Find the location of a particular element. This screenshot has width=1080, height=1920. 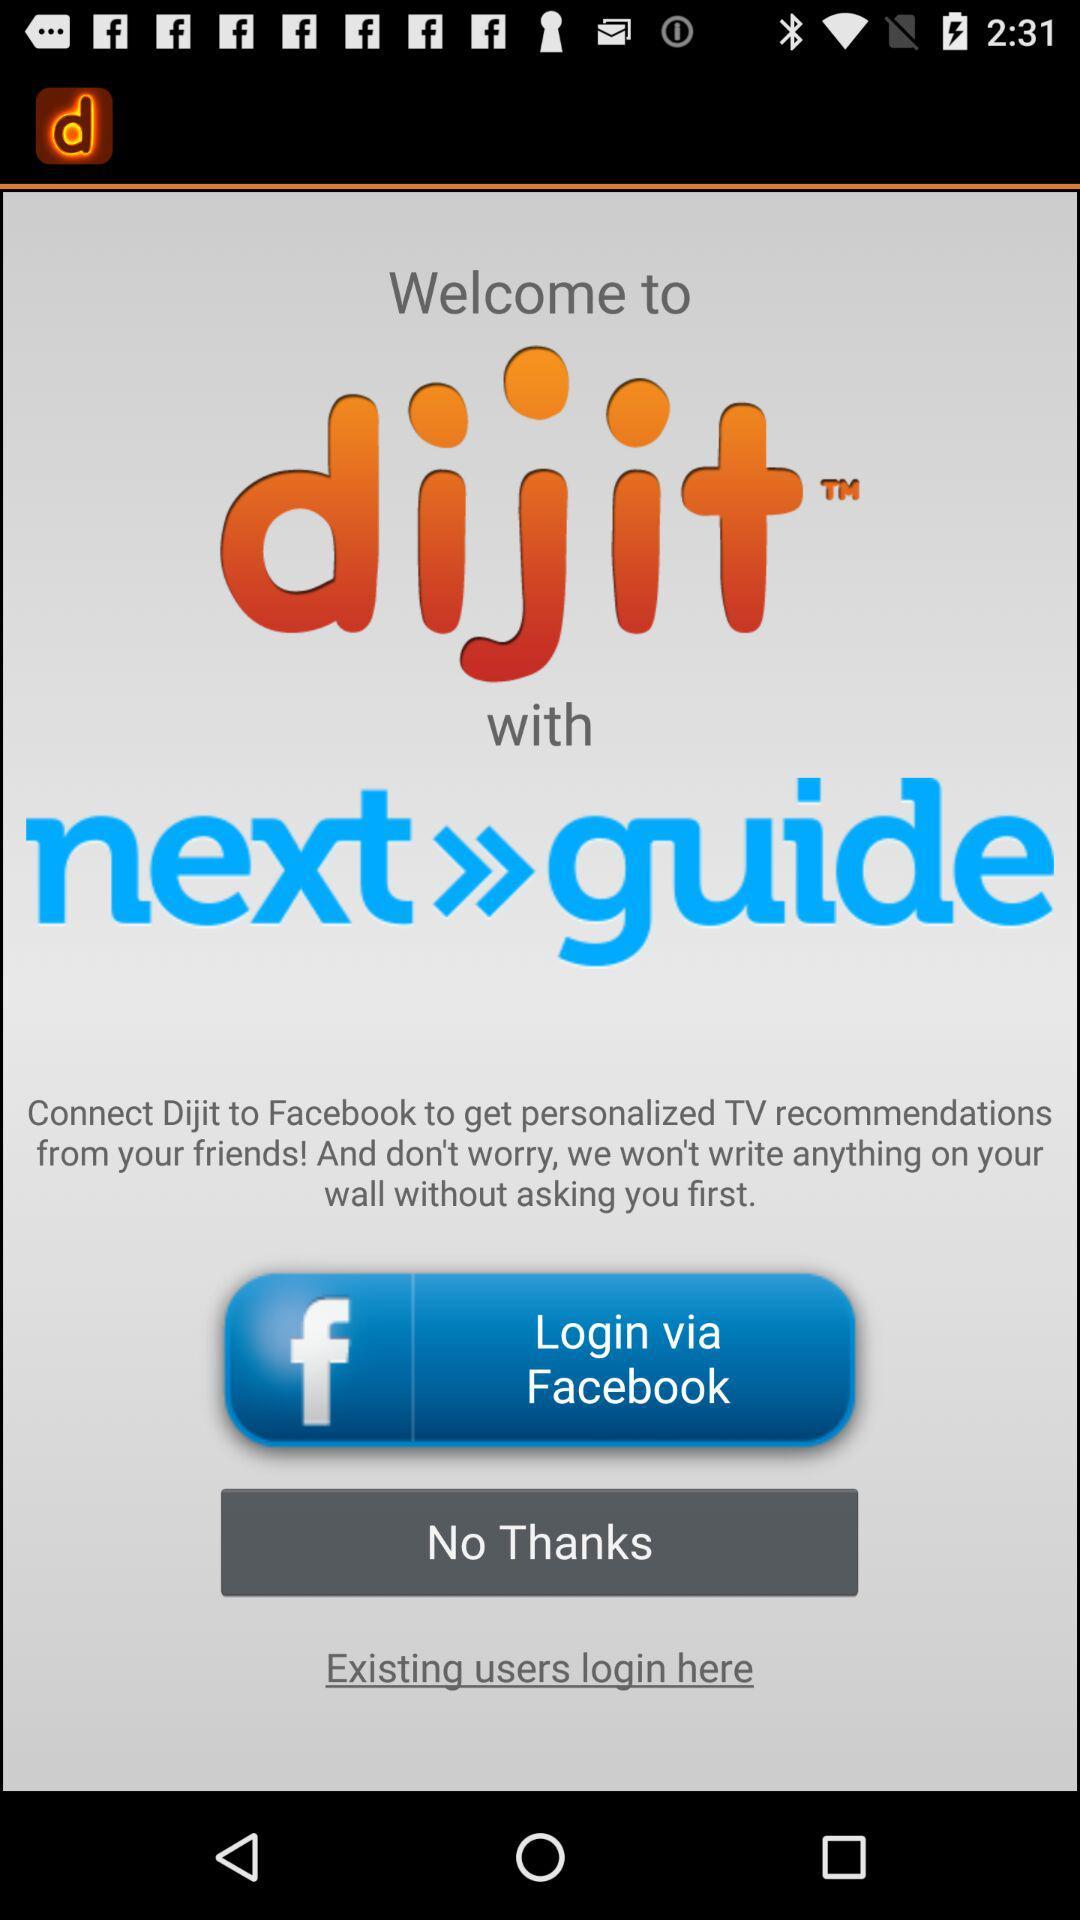

item above no thanks is located at coordinates (540, 1360).